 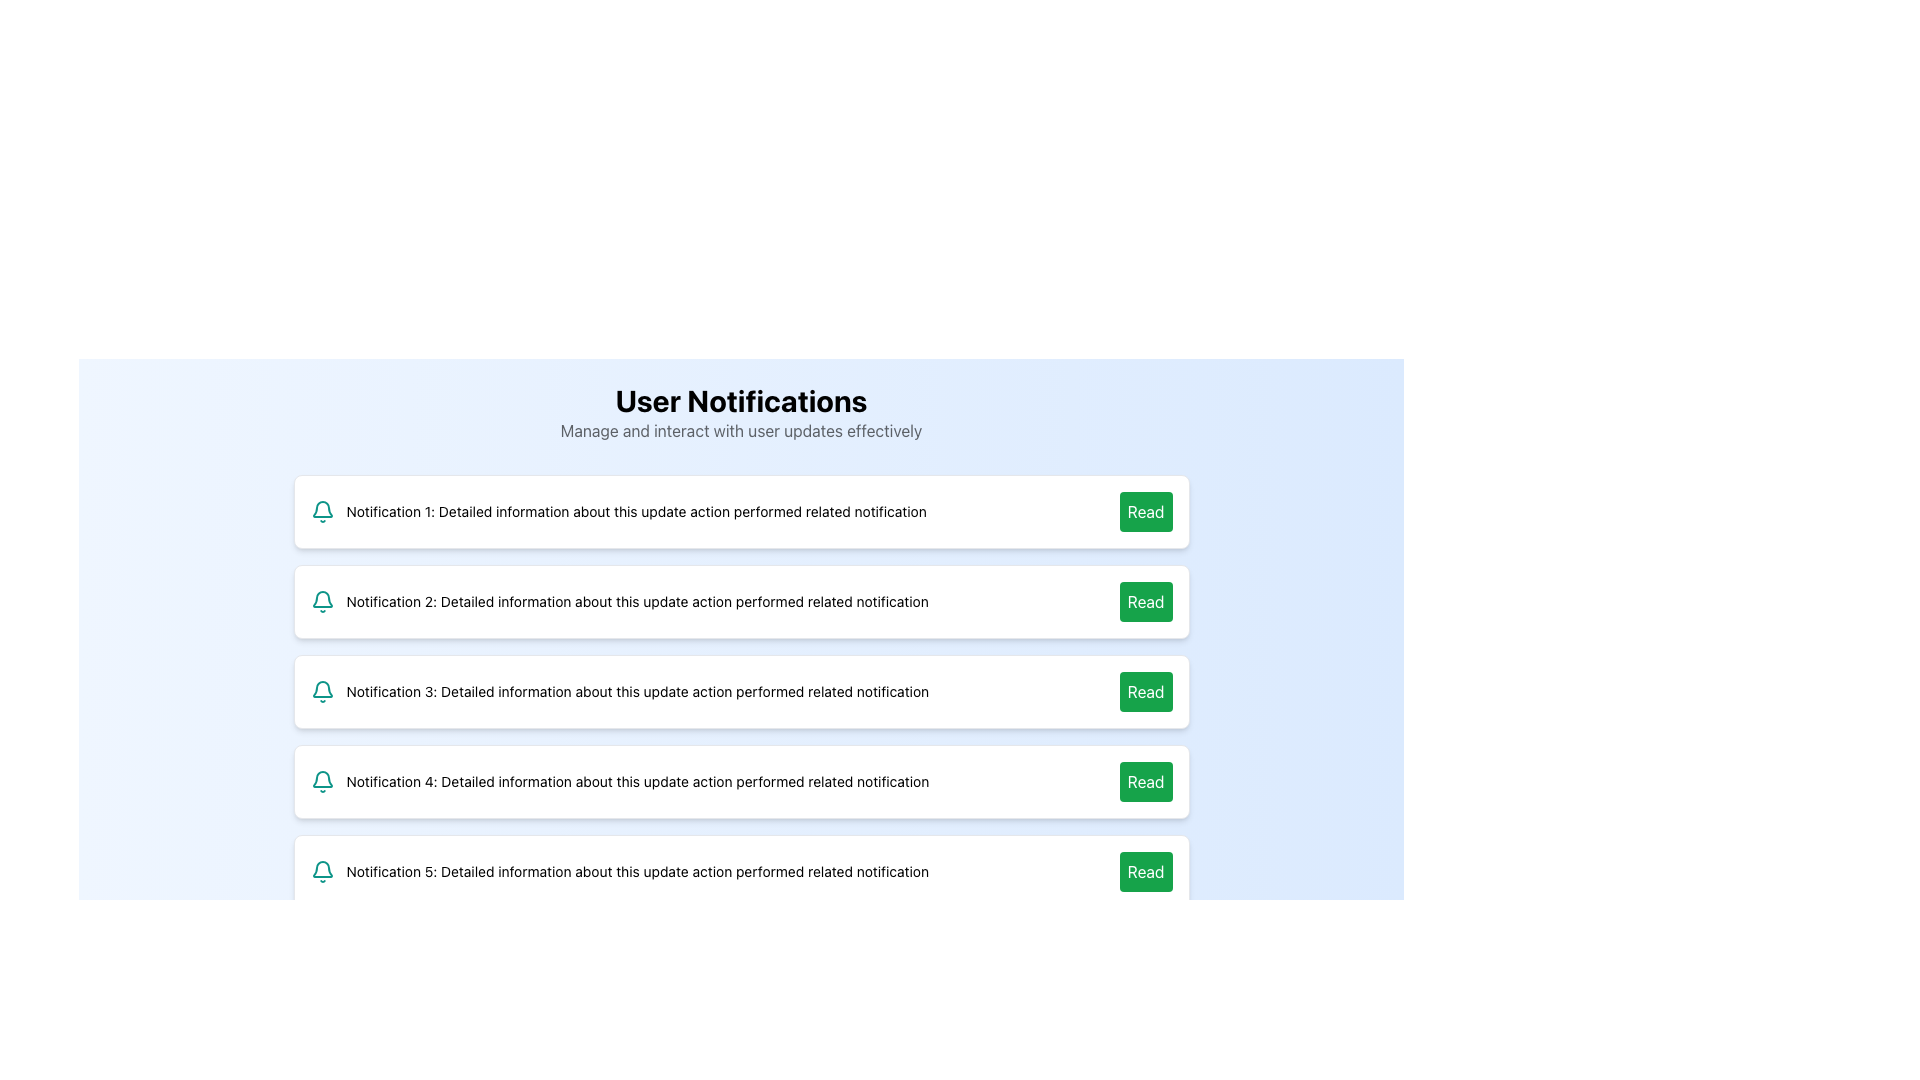 I want to click on the text element displaying 'Notification 2: Detailed information about this update action performed related notification.' which is the second entry in a list of notifications, so click(x=636, y=600).